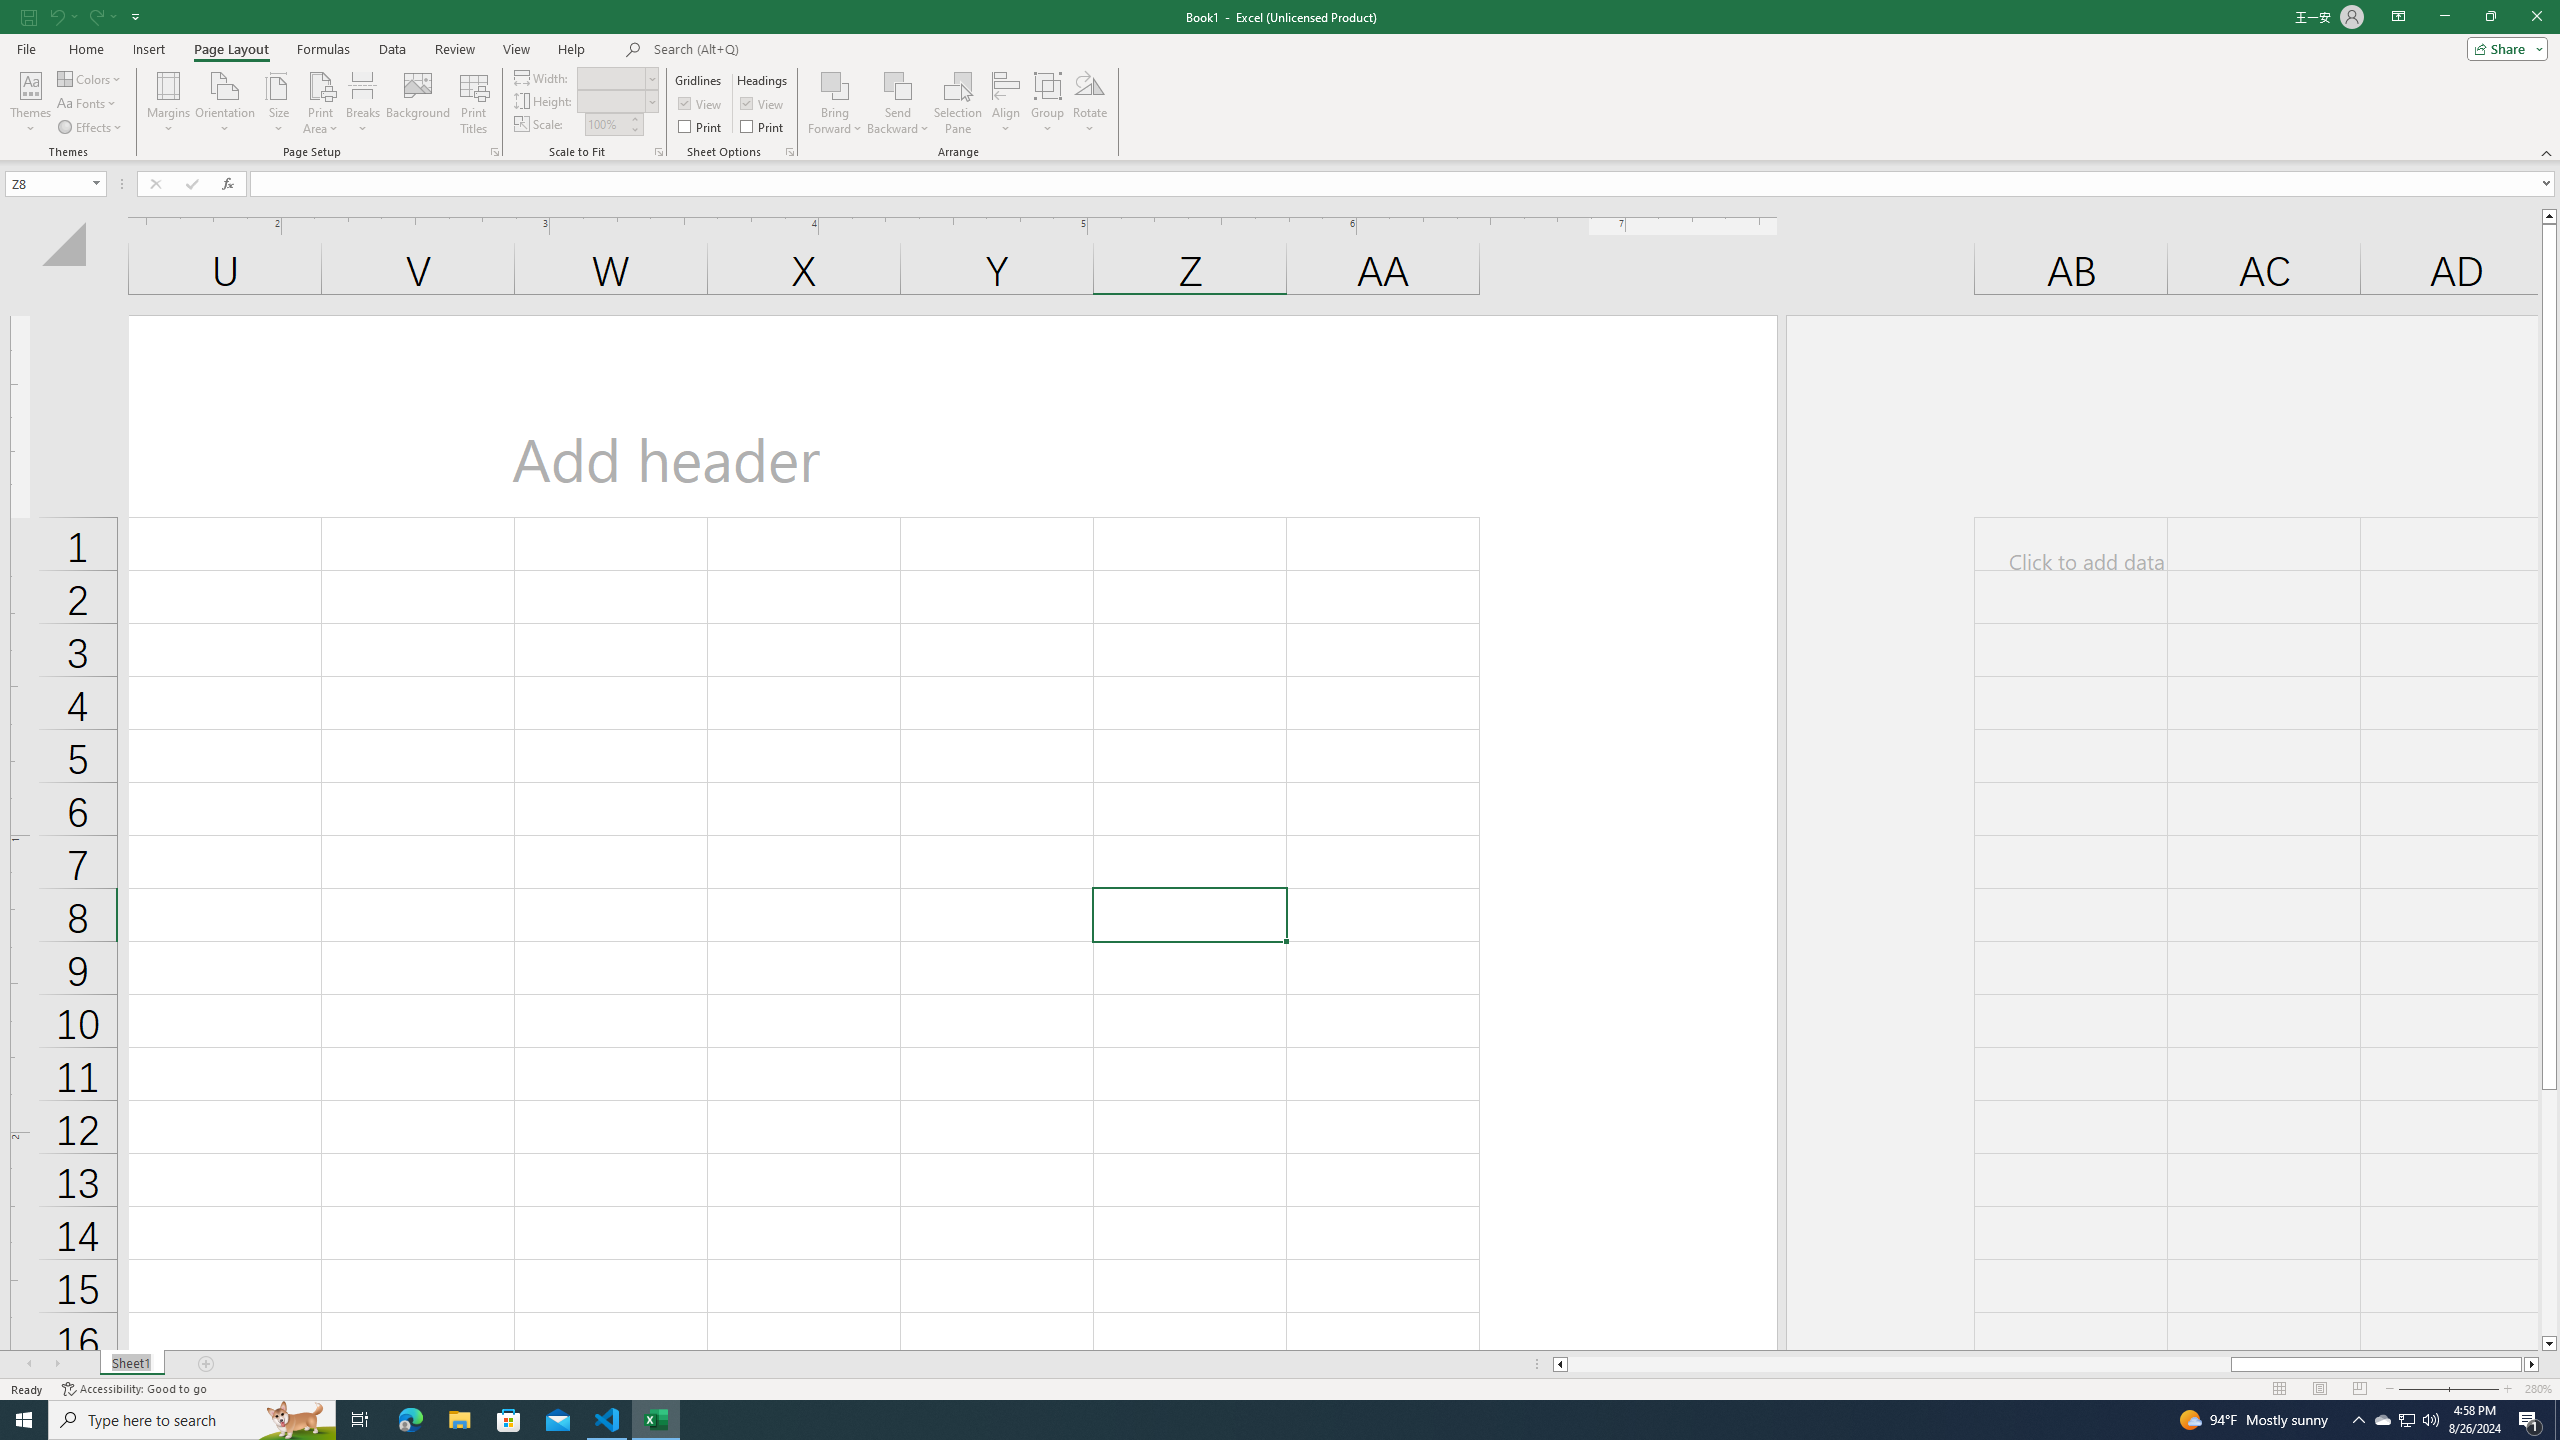  What do you see at coordinates (321, 103) in the screenshot?
I see `'Print Area'` at bounding box center [321, 103].